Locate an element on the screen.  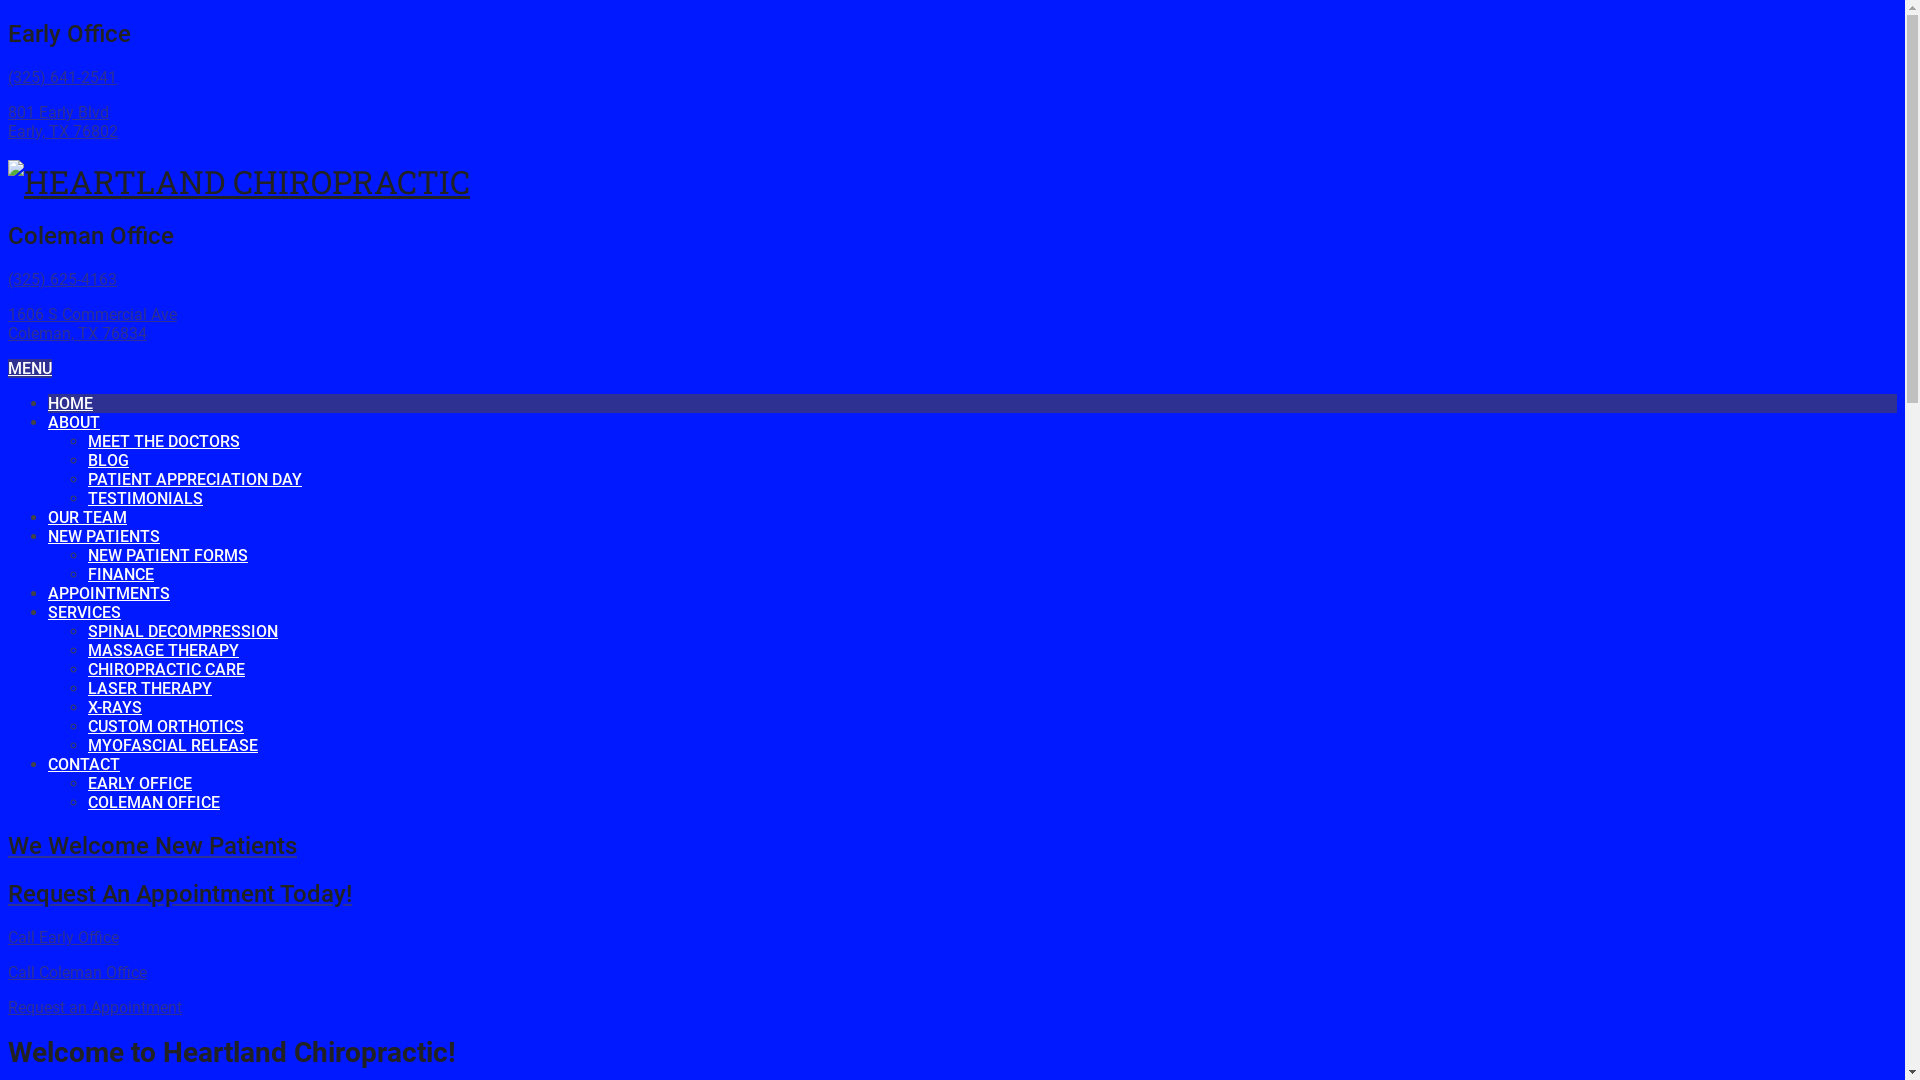
'CUSTOM ORTHOTICS' is located at coordinates (86, 726).